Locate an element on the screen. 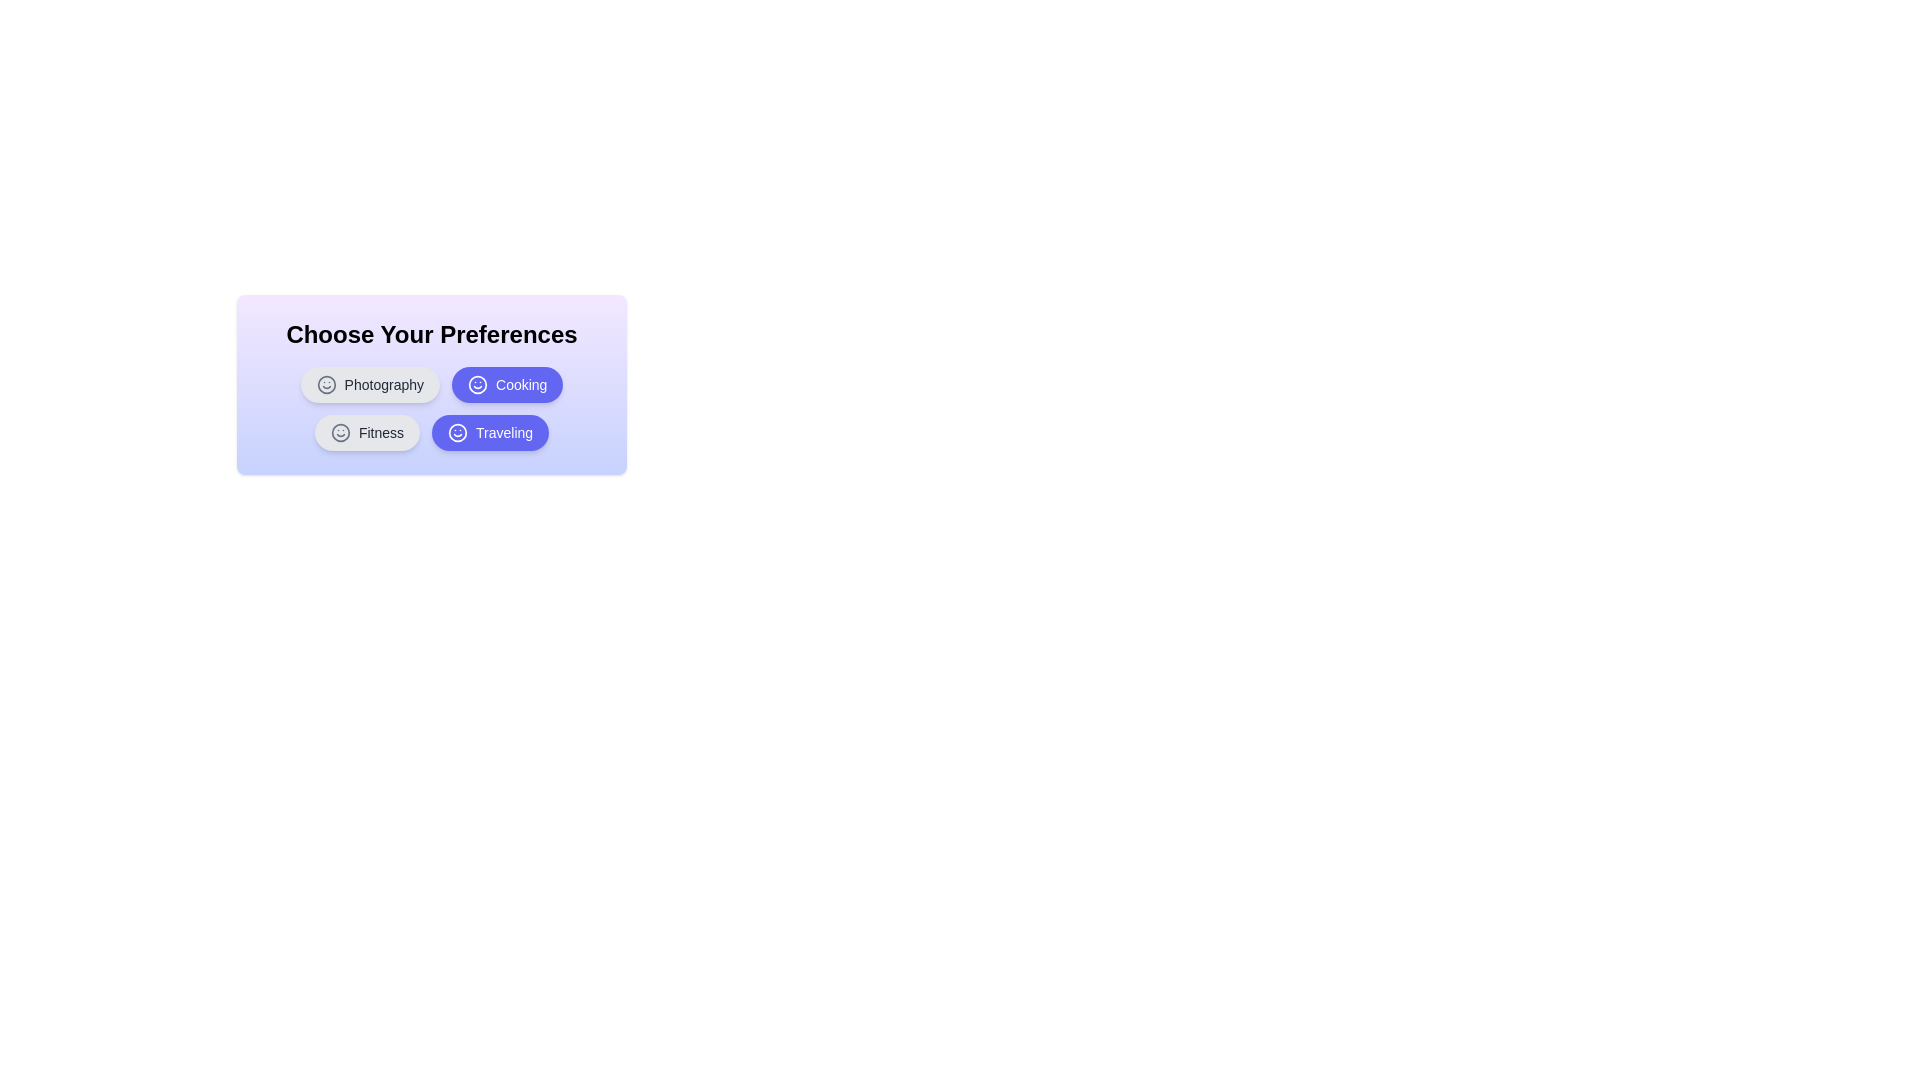 Image resolution: width=1920 pixels, height=1080 pixels. the chip labeled 'Fitness' is located at coordinates (367, 431).